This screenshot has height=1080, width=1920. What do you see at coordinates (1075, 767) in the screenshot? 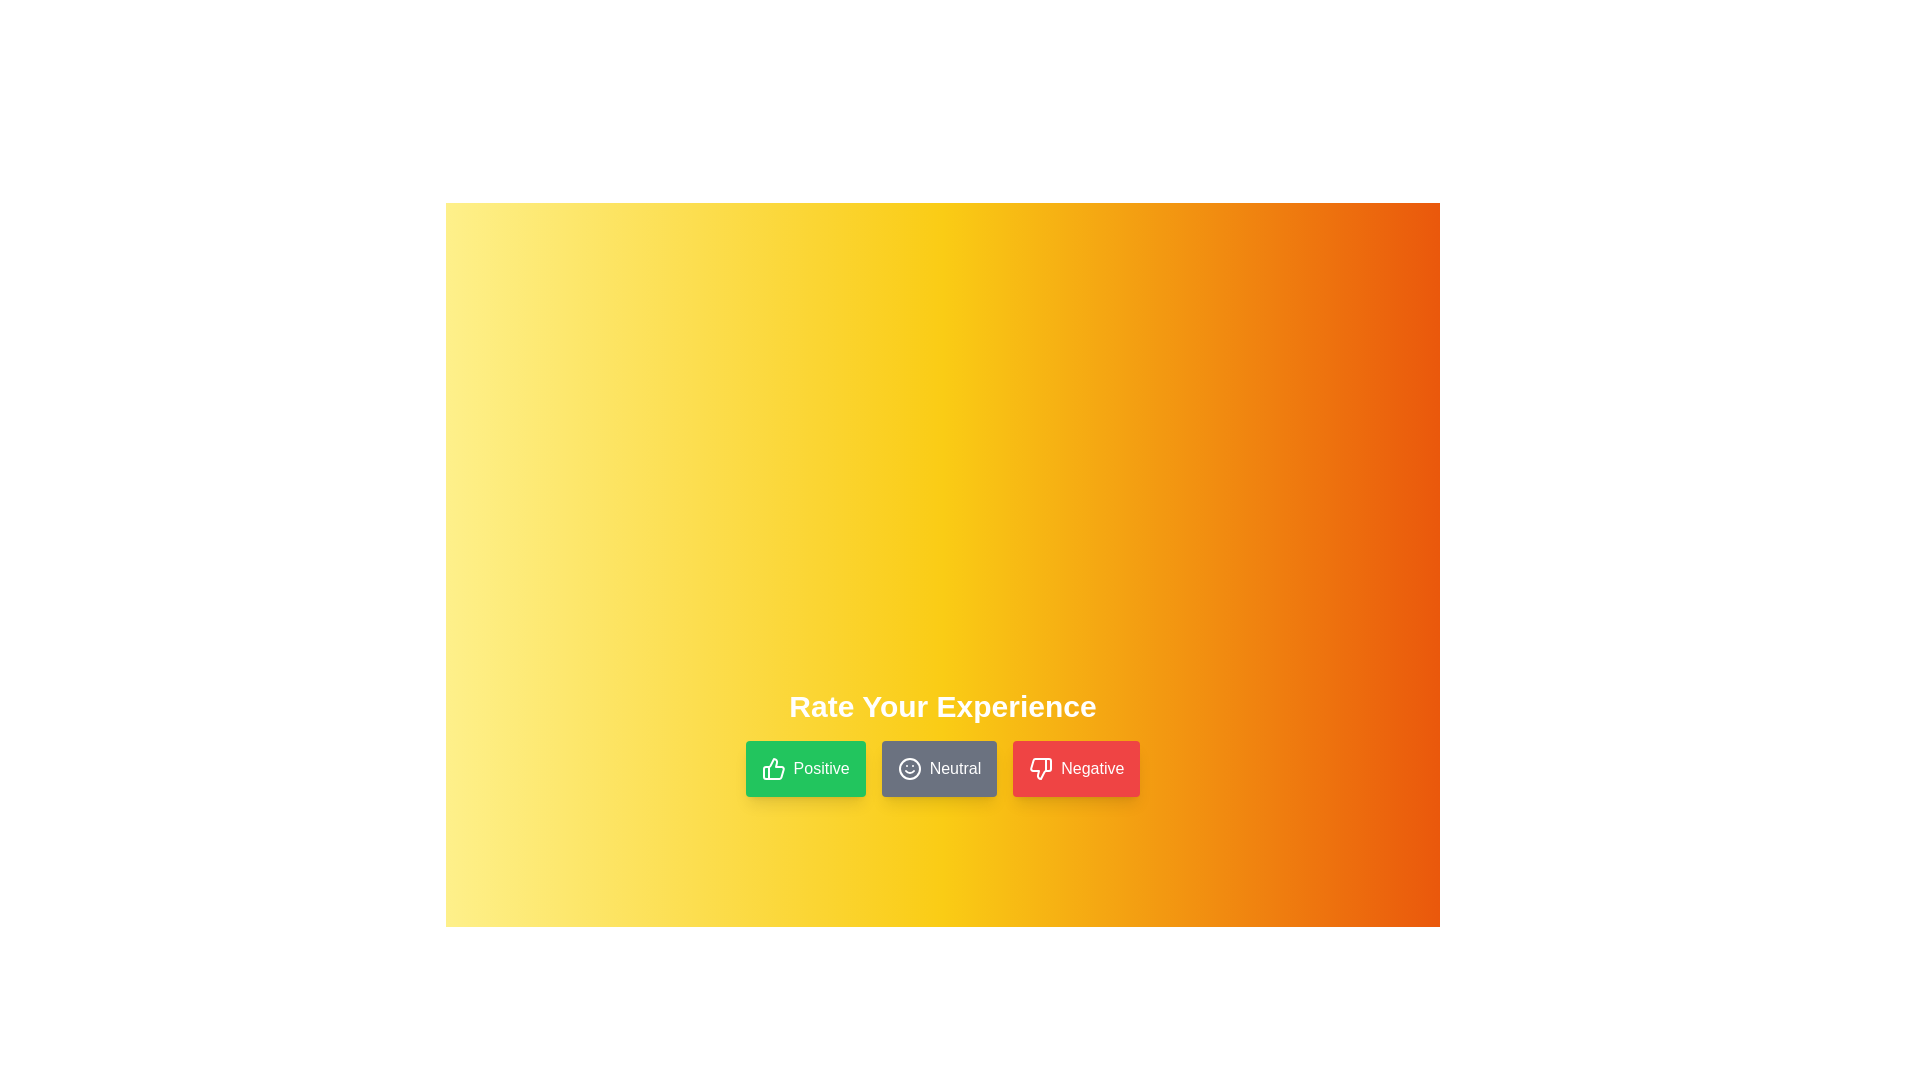
I see `the red button labeled 'Negative' with a thumbs-down icon` at bounding box center [1075, 767].